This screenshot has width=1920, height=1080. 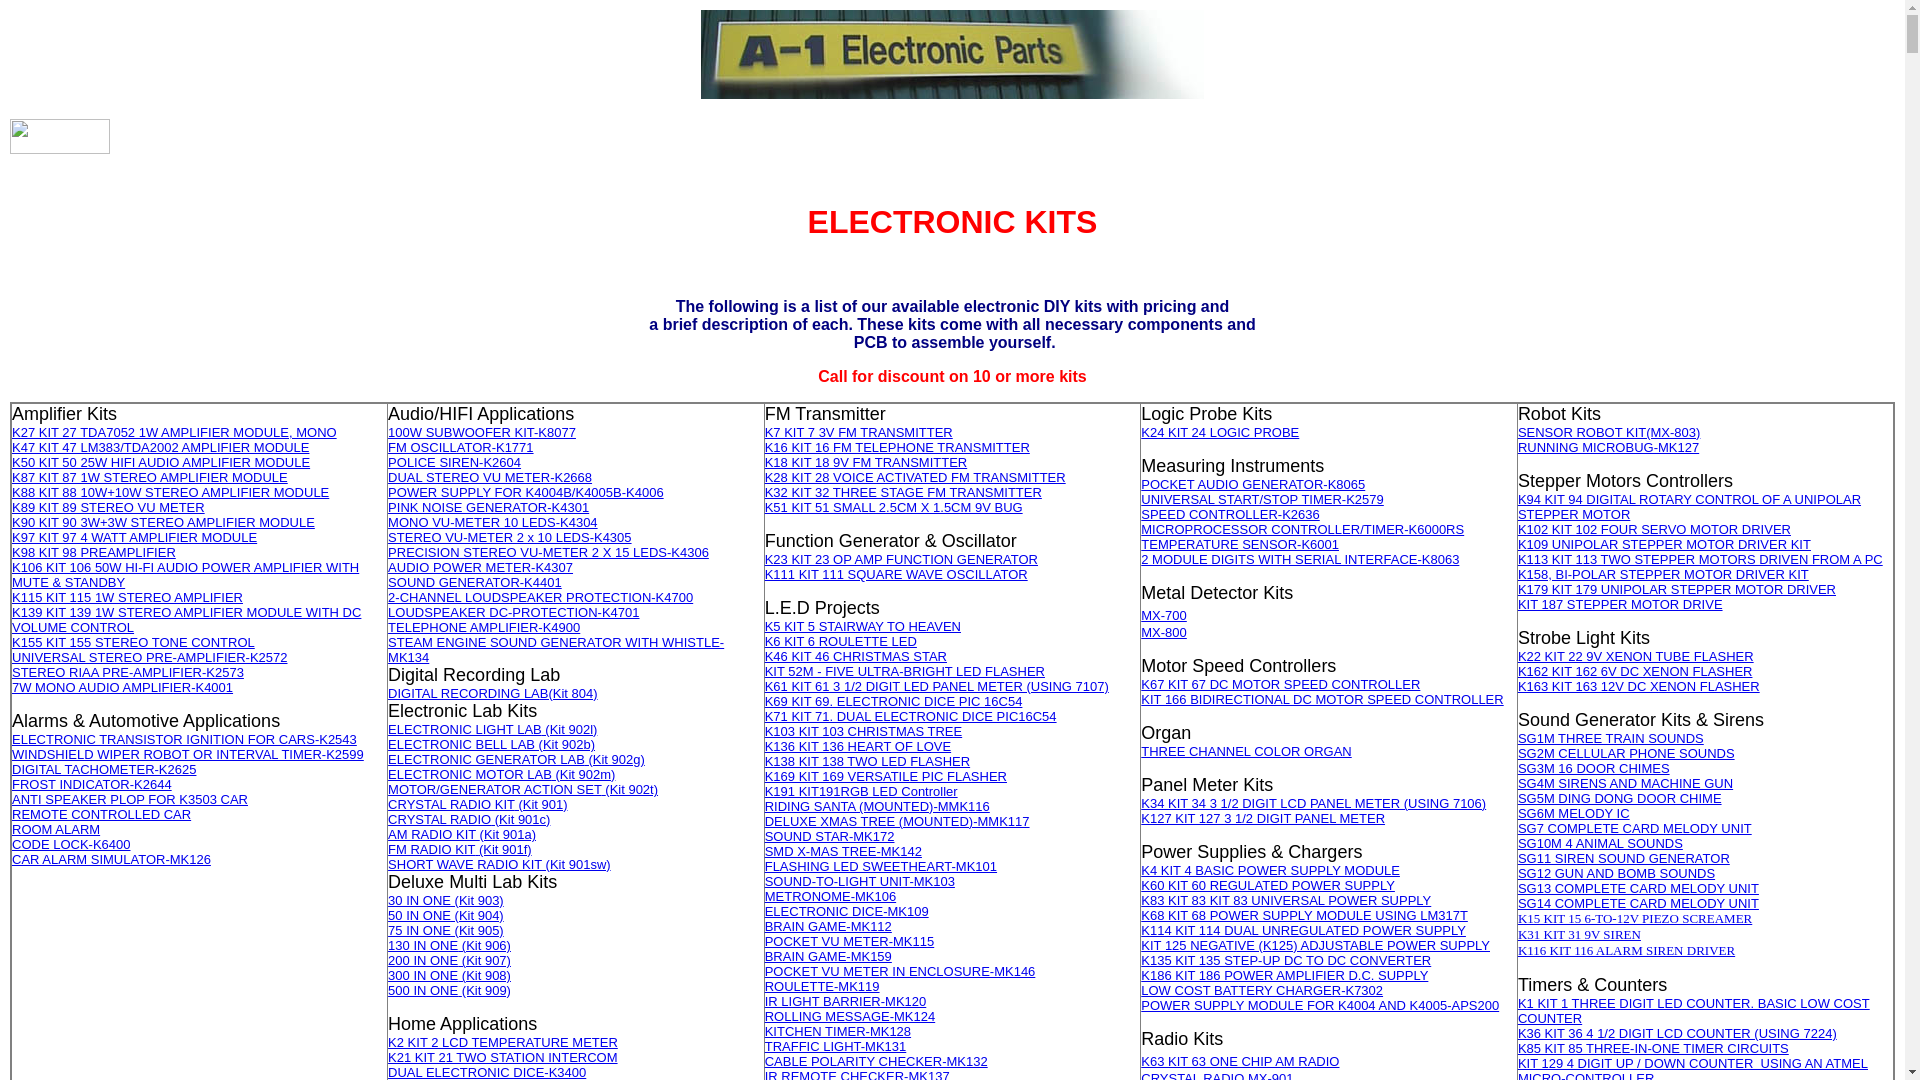 What do you see at coordinates (863, 731) in the screenshot?
I see `'K103 KIT 103 CHRISTMAS TREE'` at bounding box center [863, 731].